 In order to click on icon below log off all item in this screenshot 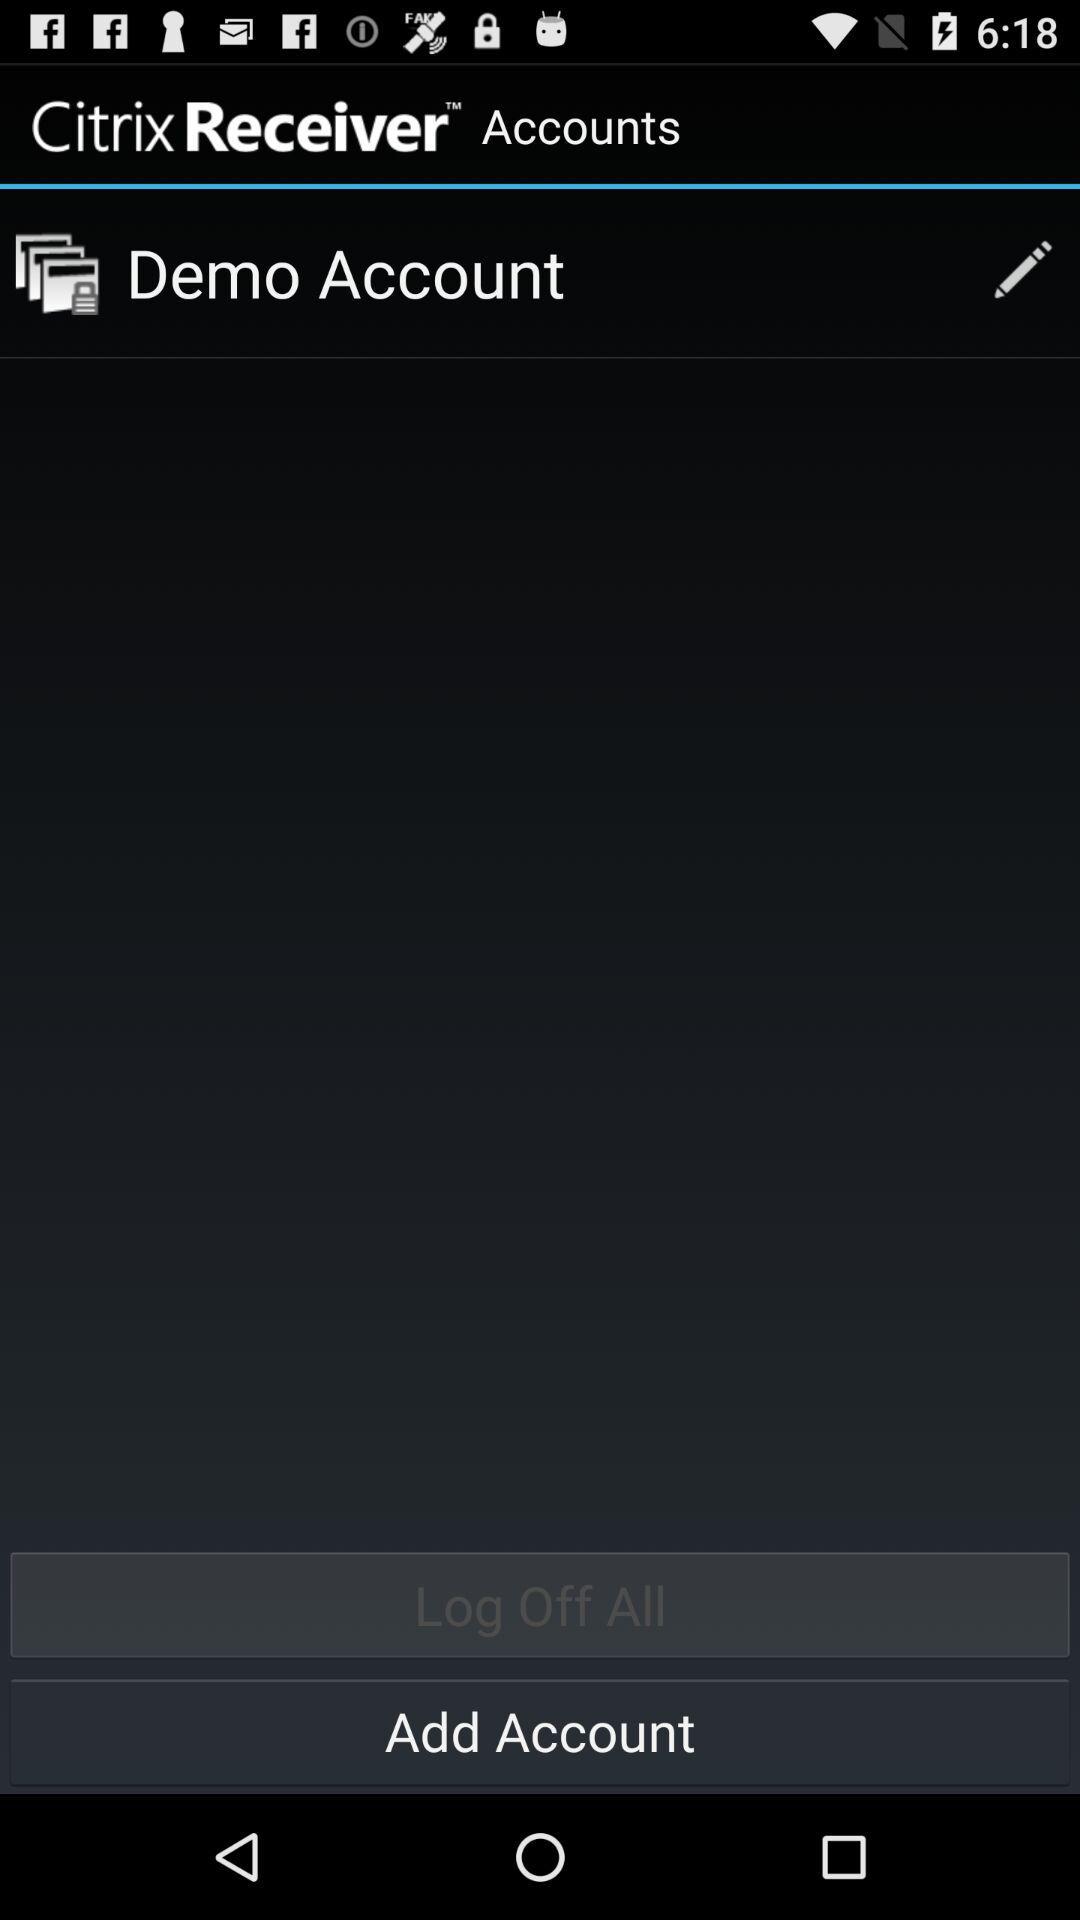, I will do `click(540, 1730)`.